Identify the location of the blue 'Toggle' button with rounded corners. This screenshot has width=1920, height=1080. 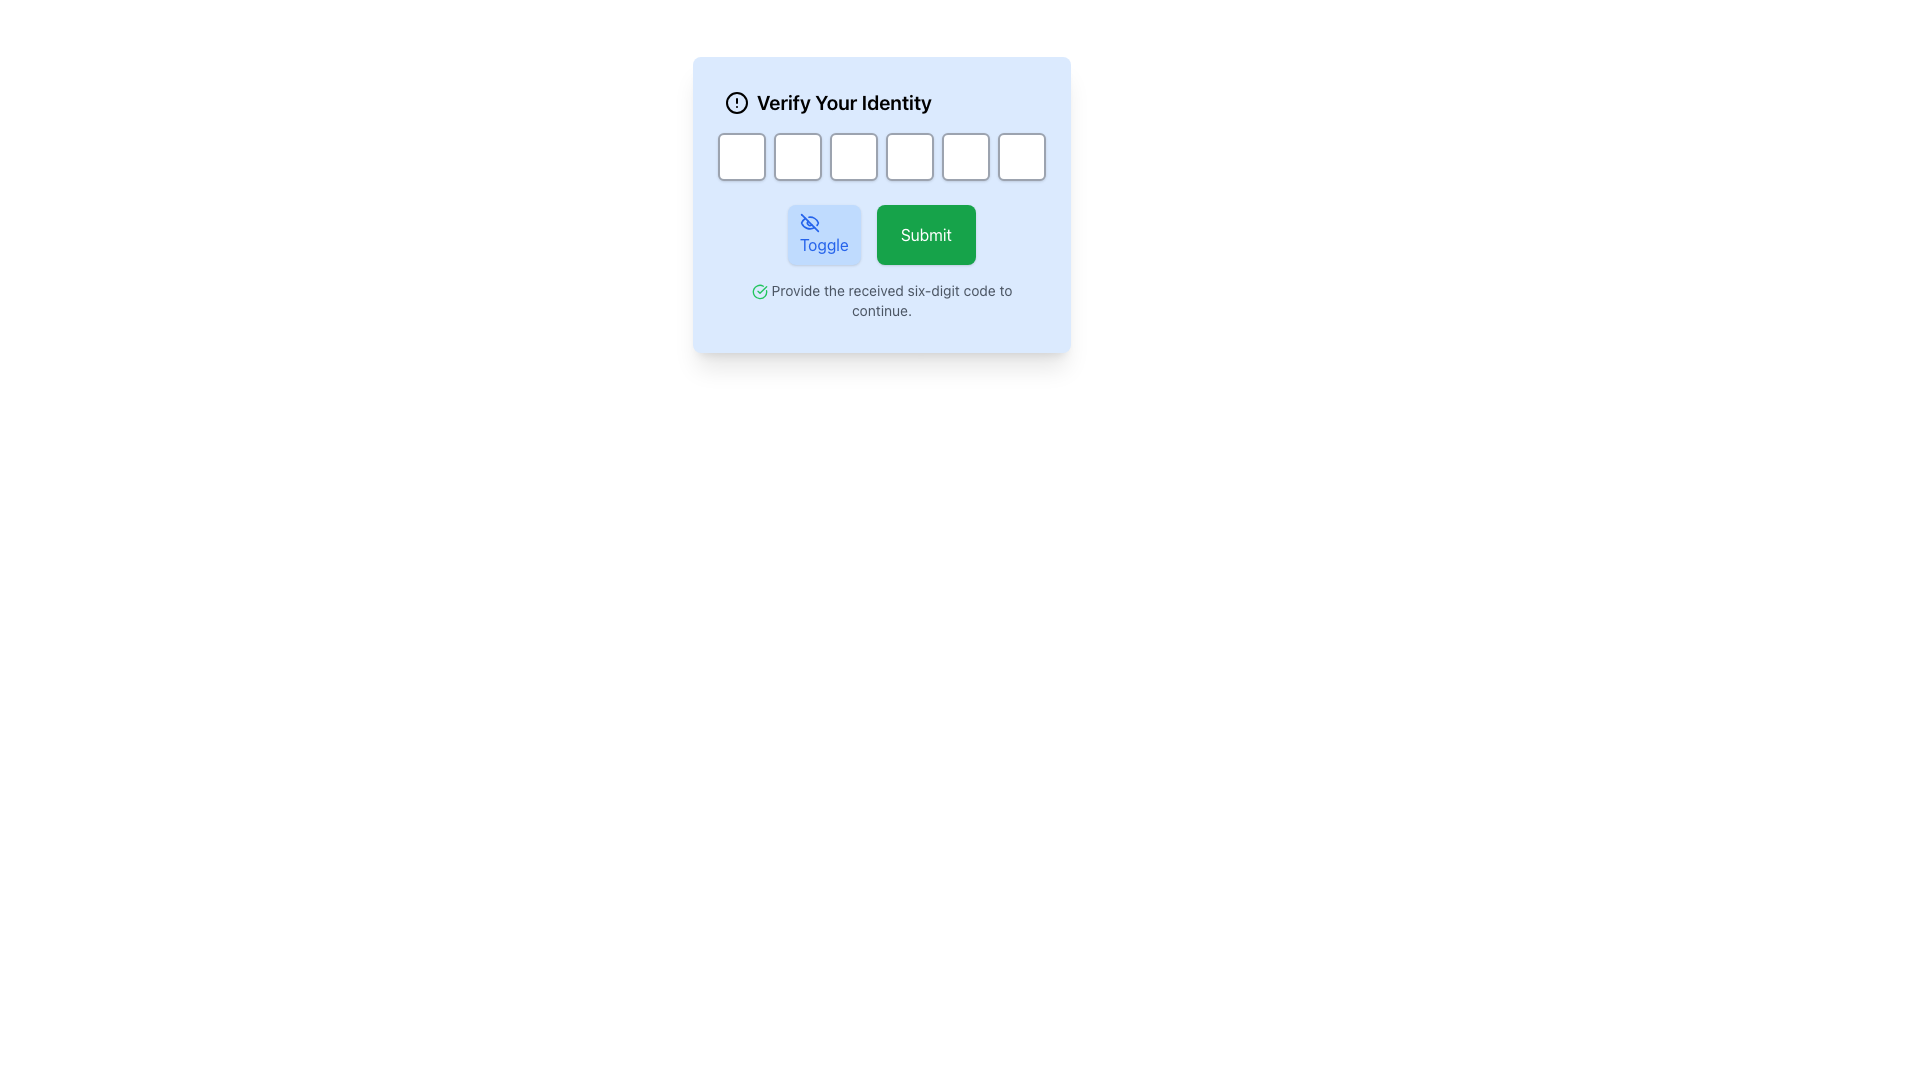
(824, 234).